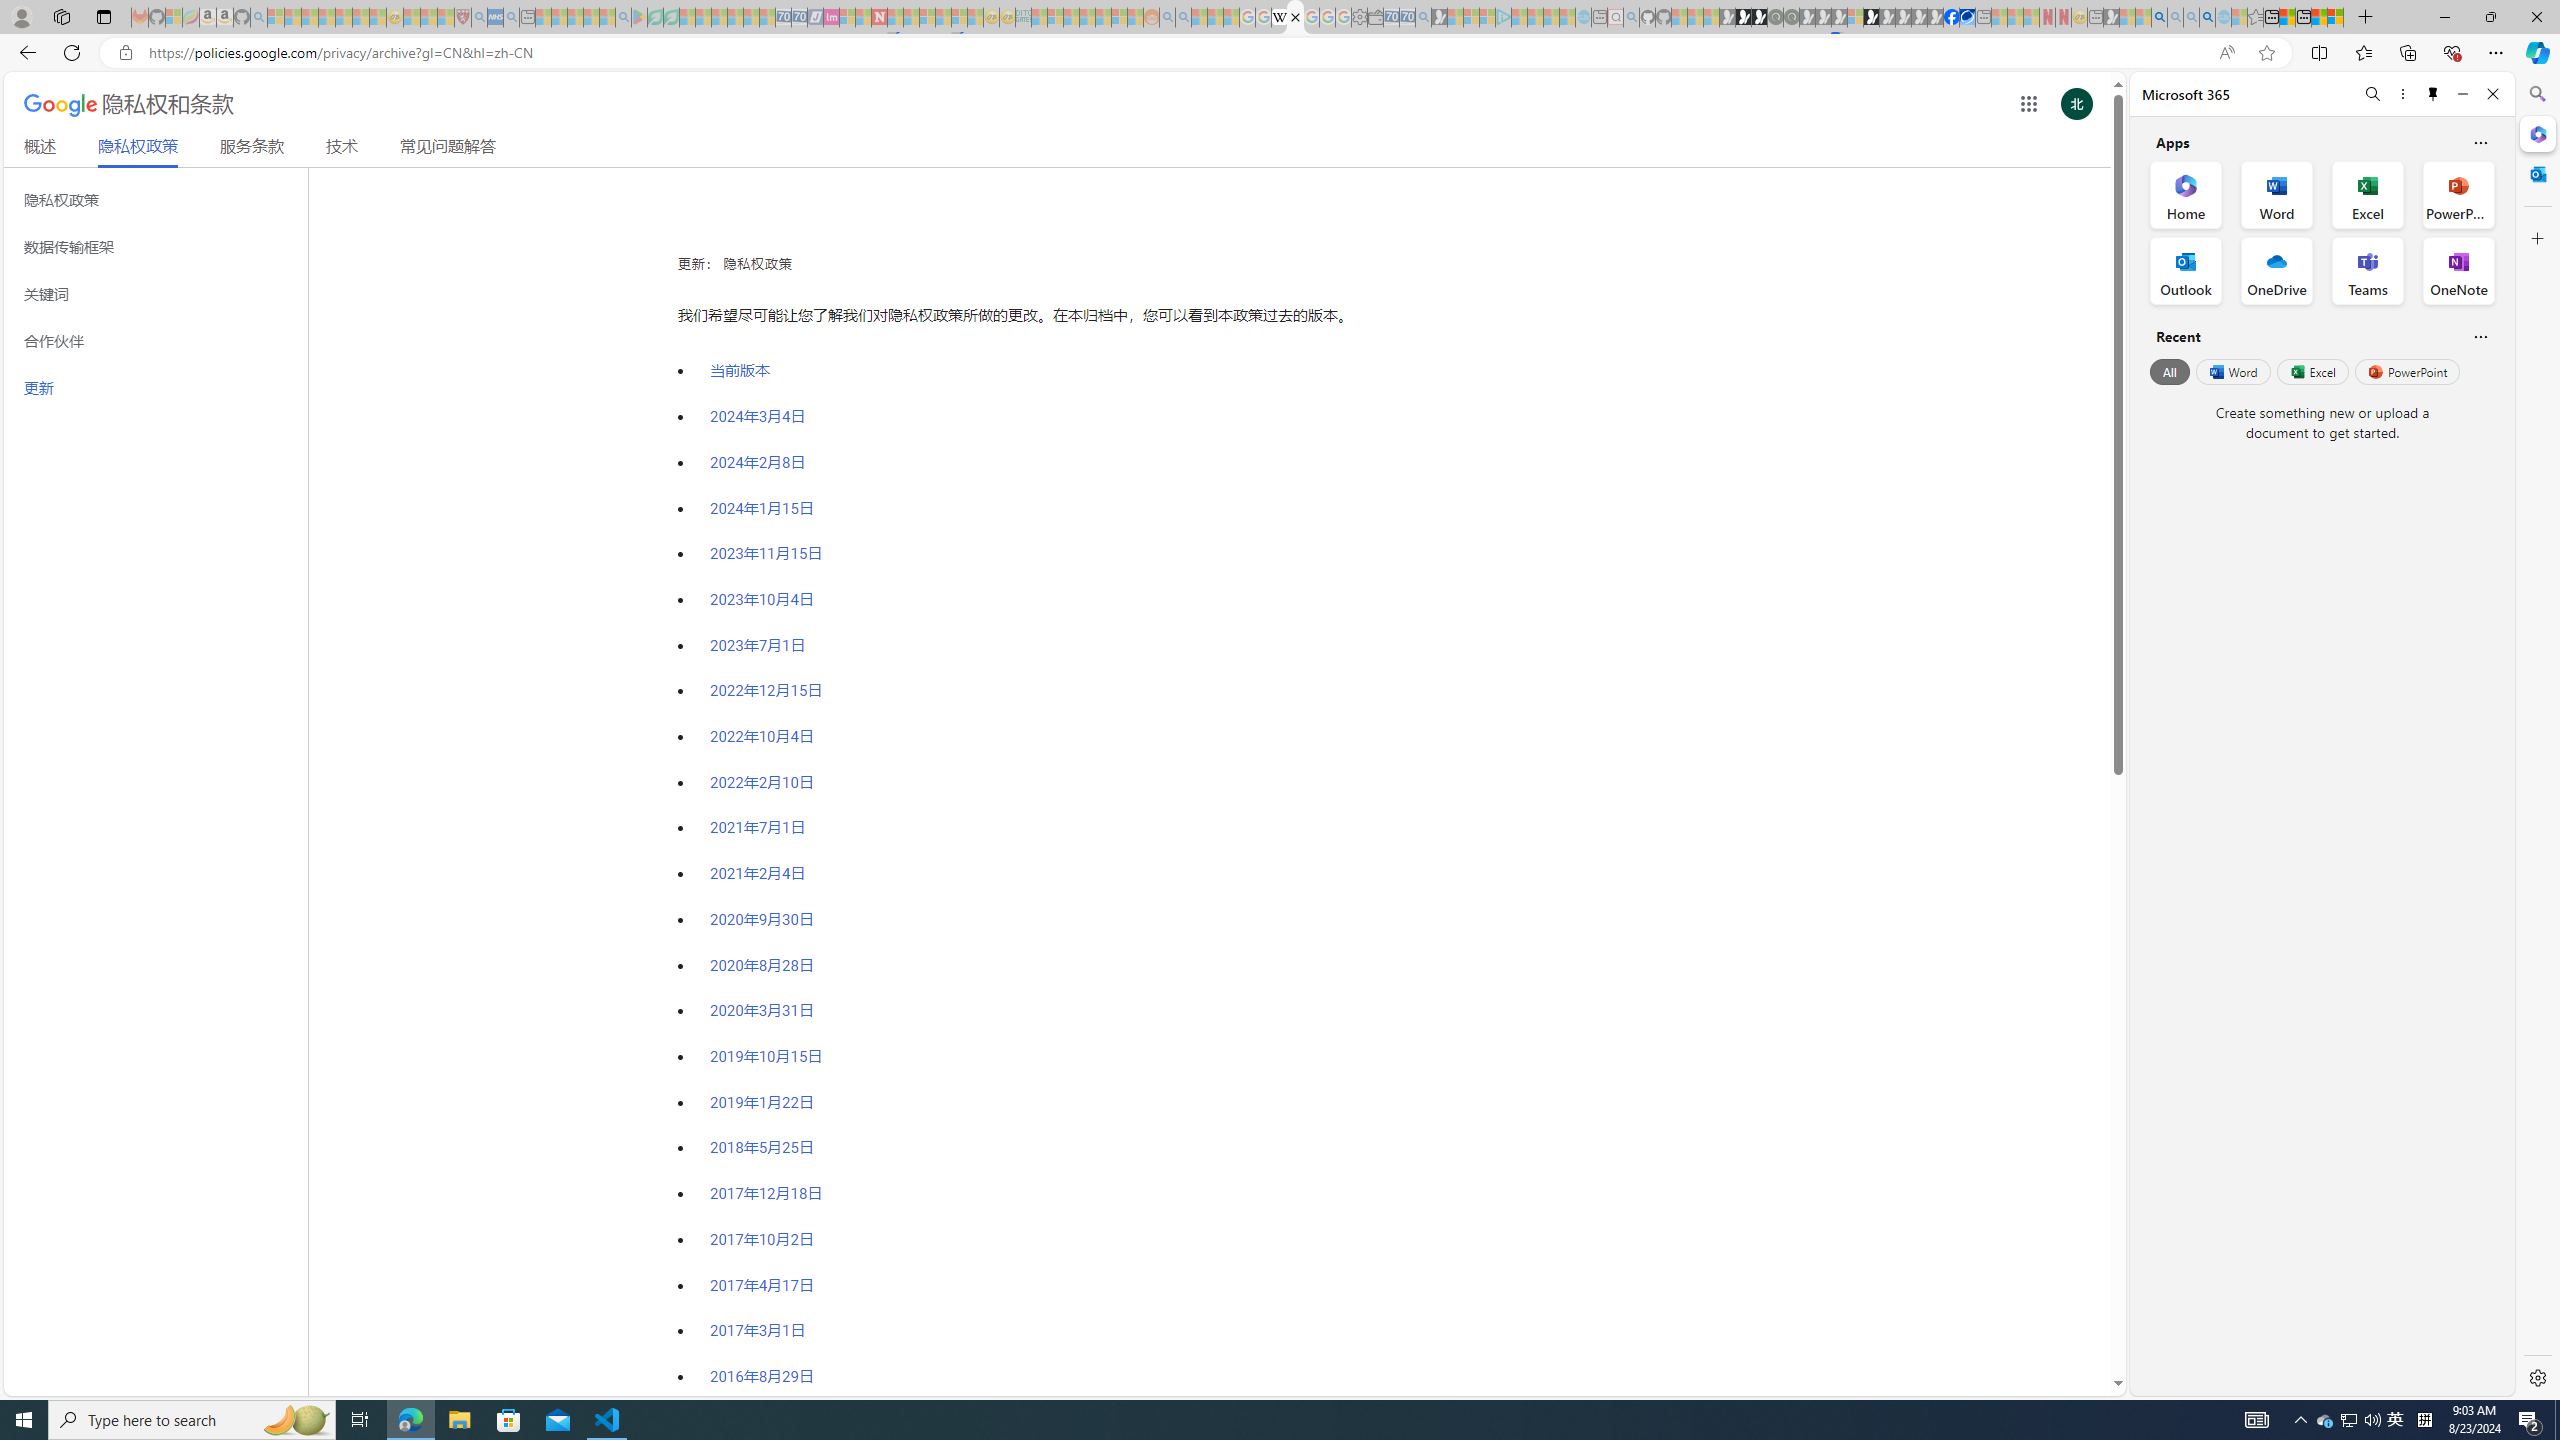 The height and width of the screenshot is (1440, 2560). What do you see at coordinates (1789, 16) in the screenshot?
I see `'Future Focus Report 2024 - Sleeping'` at bounding box center [1789, 16].